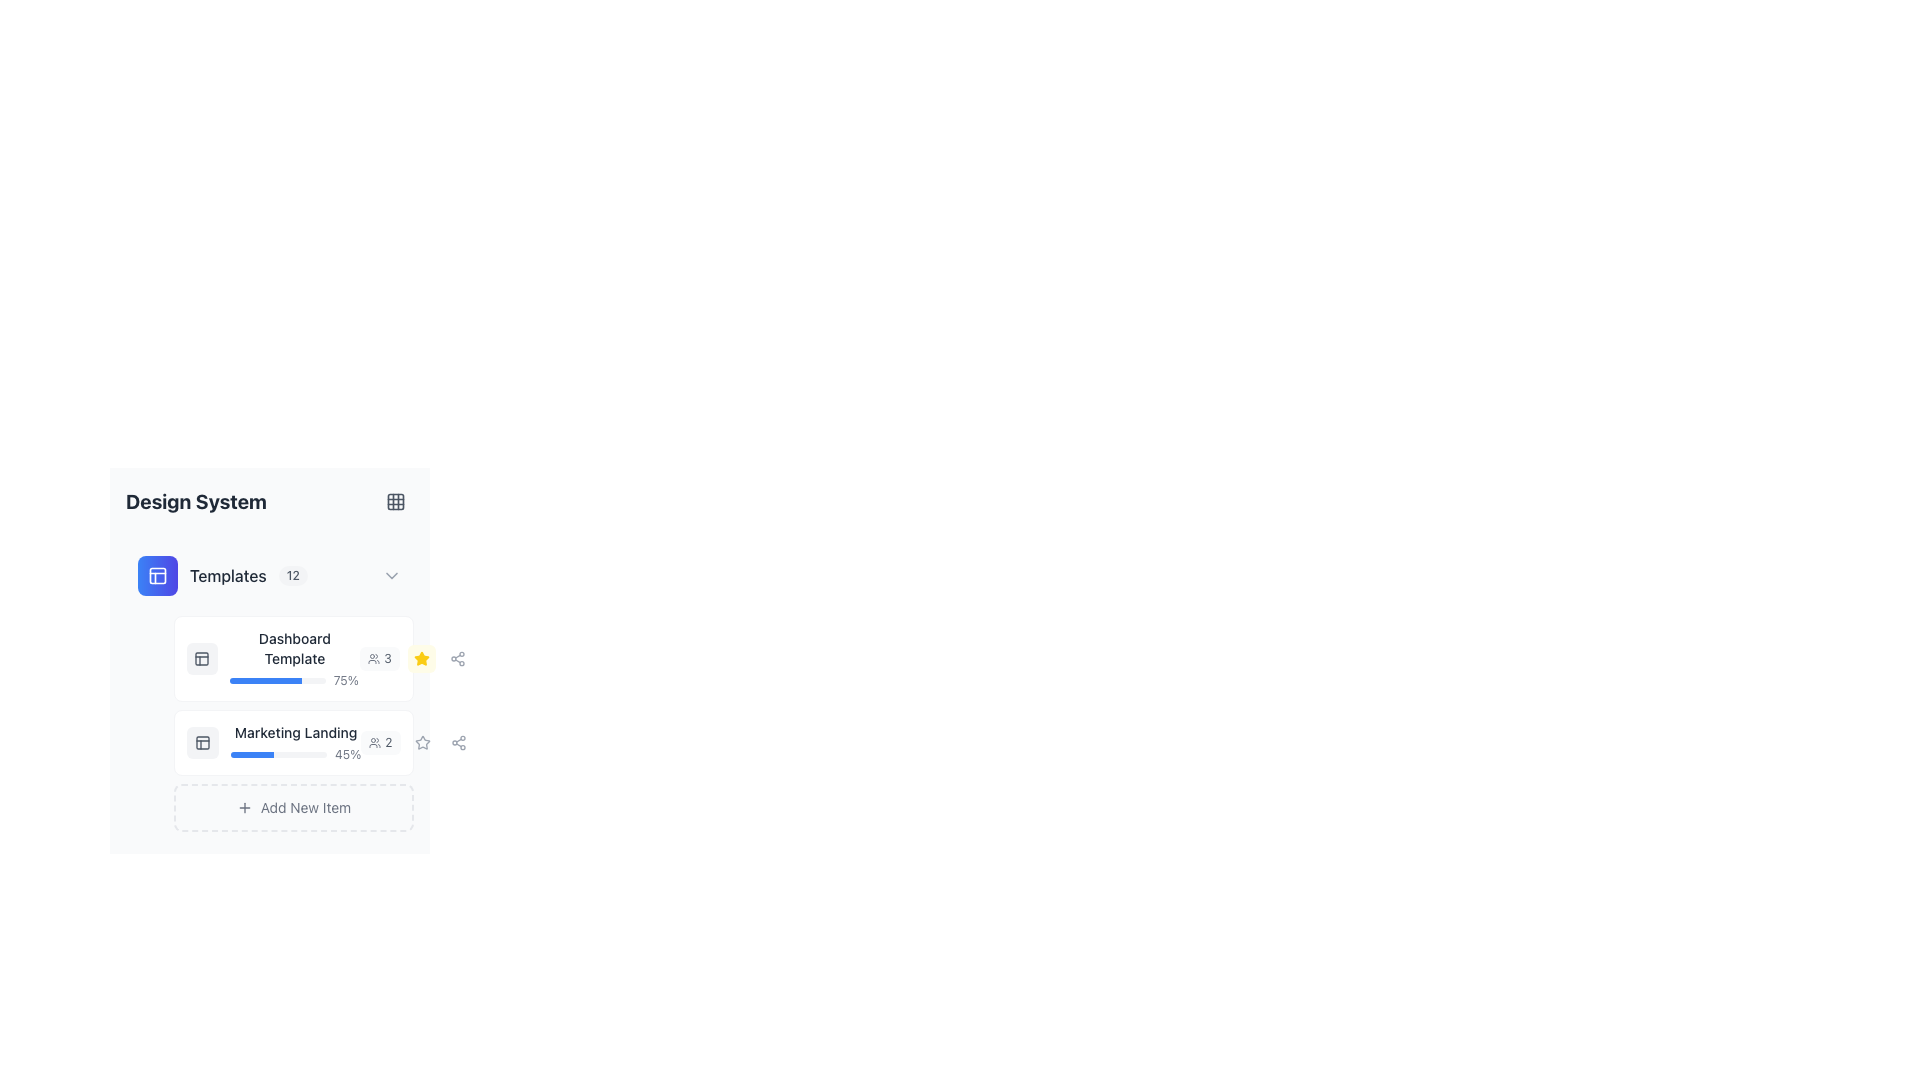 The width and height of the screenshot is (1920, 1080). Describe the element at coordinates (457, 743) in the screenshot. I see `the share icon, which consists of three interconnected circles in a triangular formation, located within the 'Marketing Landing' list item under the 'Templates' section` at that location.